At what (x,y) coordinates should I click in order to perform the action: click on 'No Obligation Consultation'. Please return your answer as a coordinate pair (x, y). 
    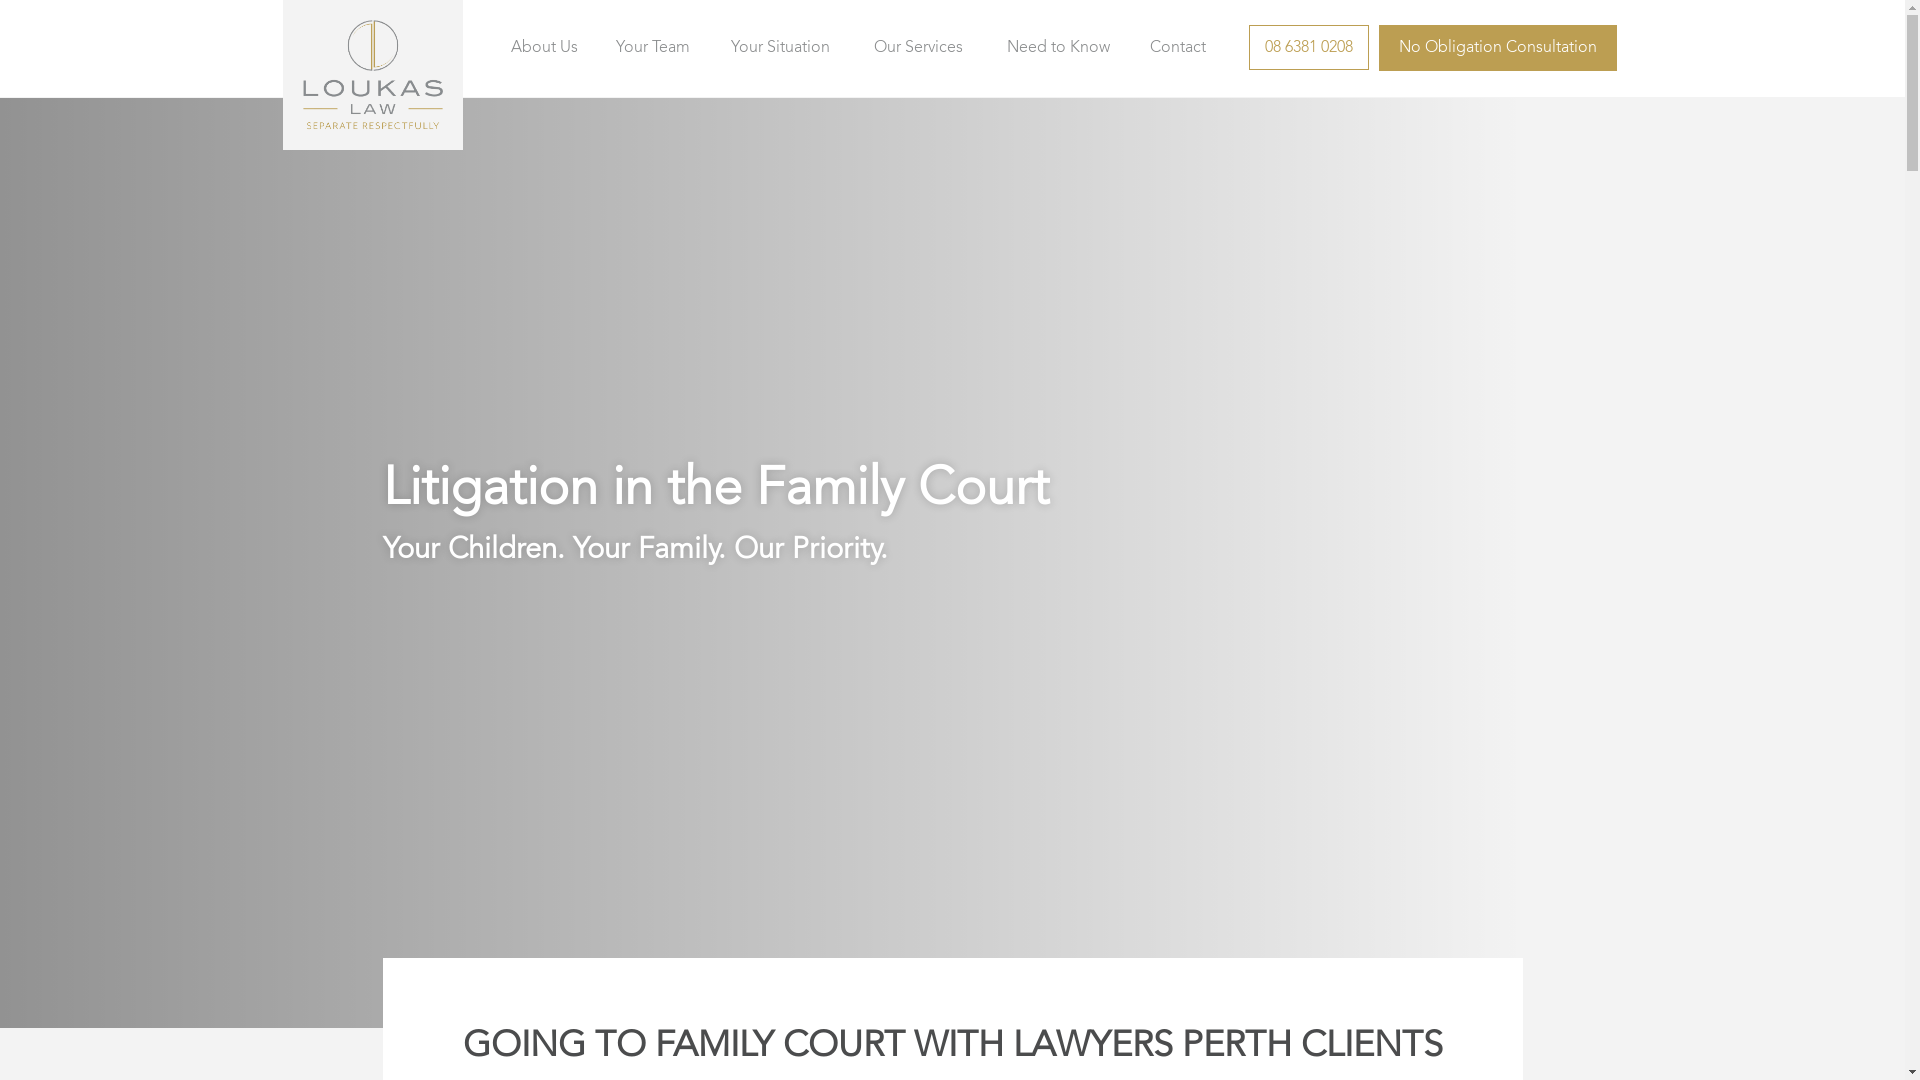
    Looking at the image, I should click on (1497, 46).